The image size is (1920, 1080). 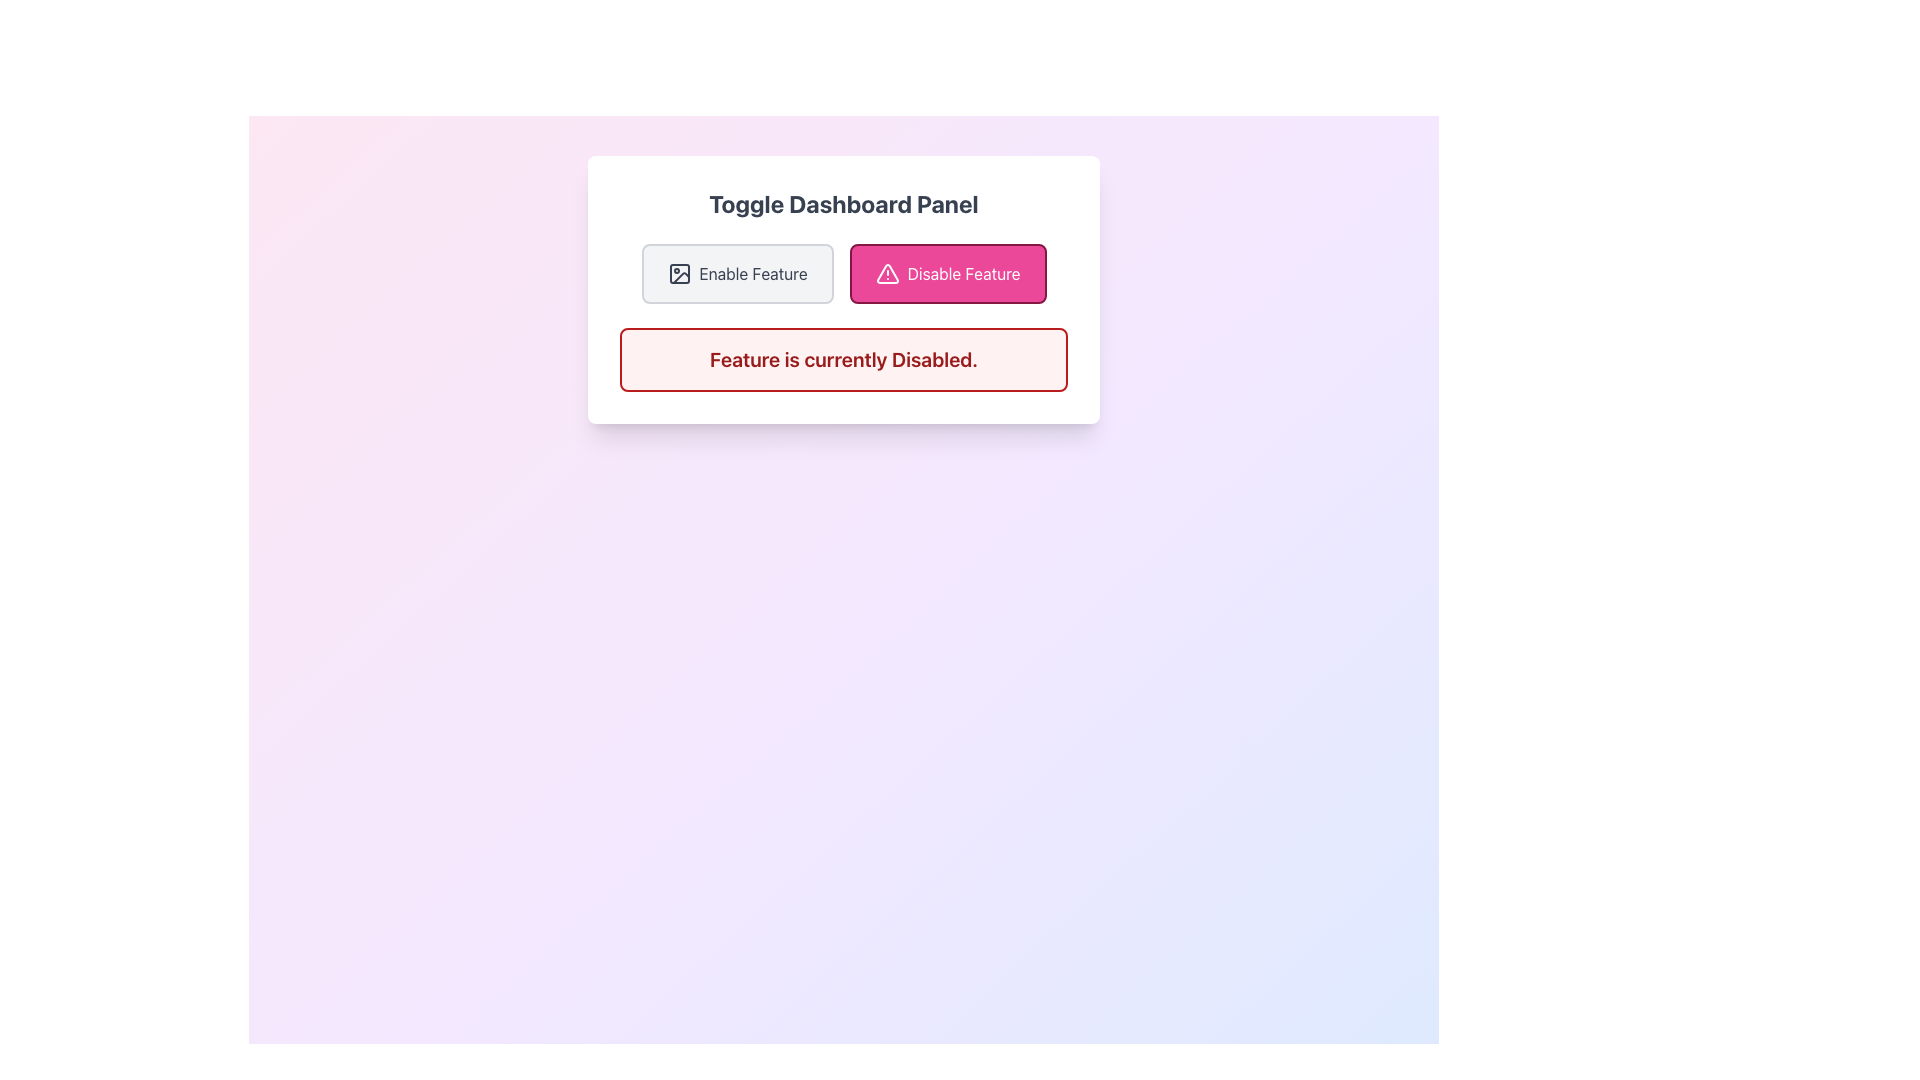 I want to click on the warning icon representing the 'Disable Feature' action located within the 'Disable Feature' button on the Toggle Dashboard Panel, so click(x=886, y=273).